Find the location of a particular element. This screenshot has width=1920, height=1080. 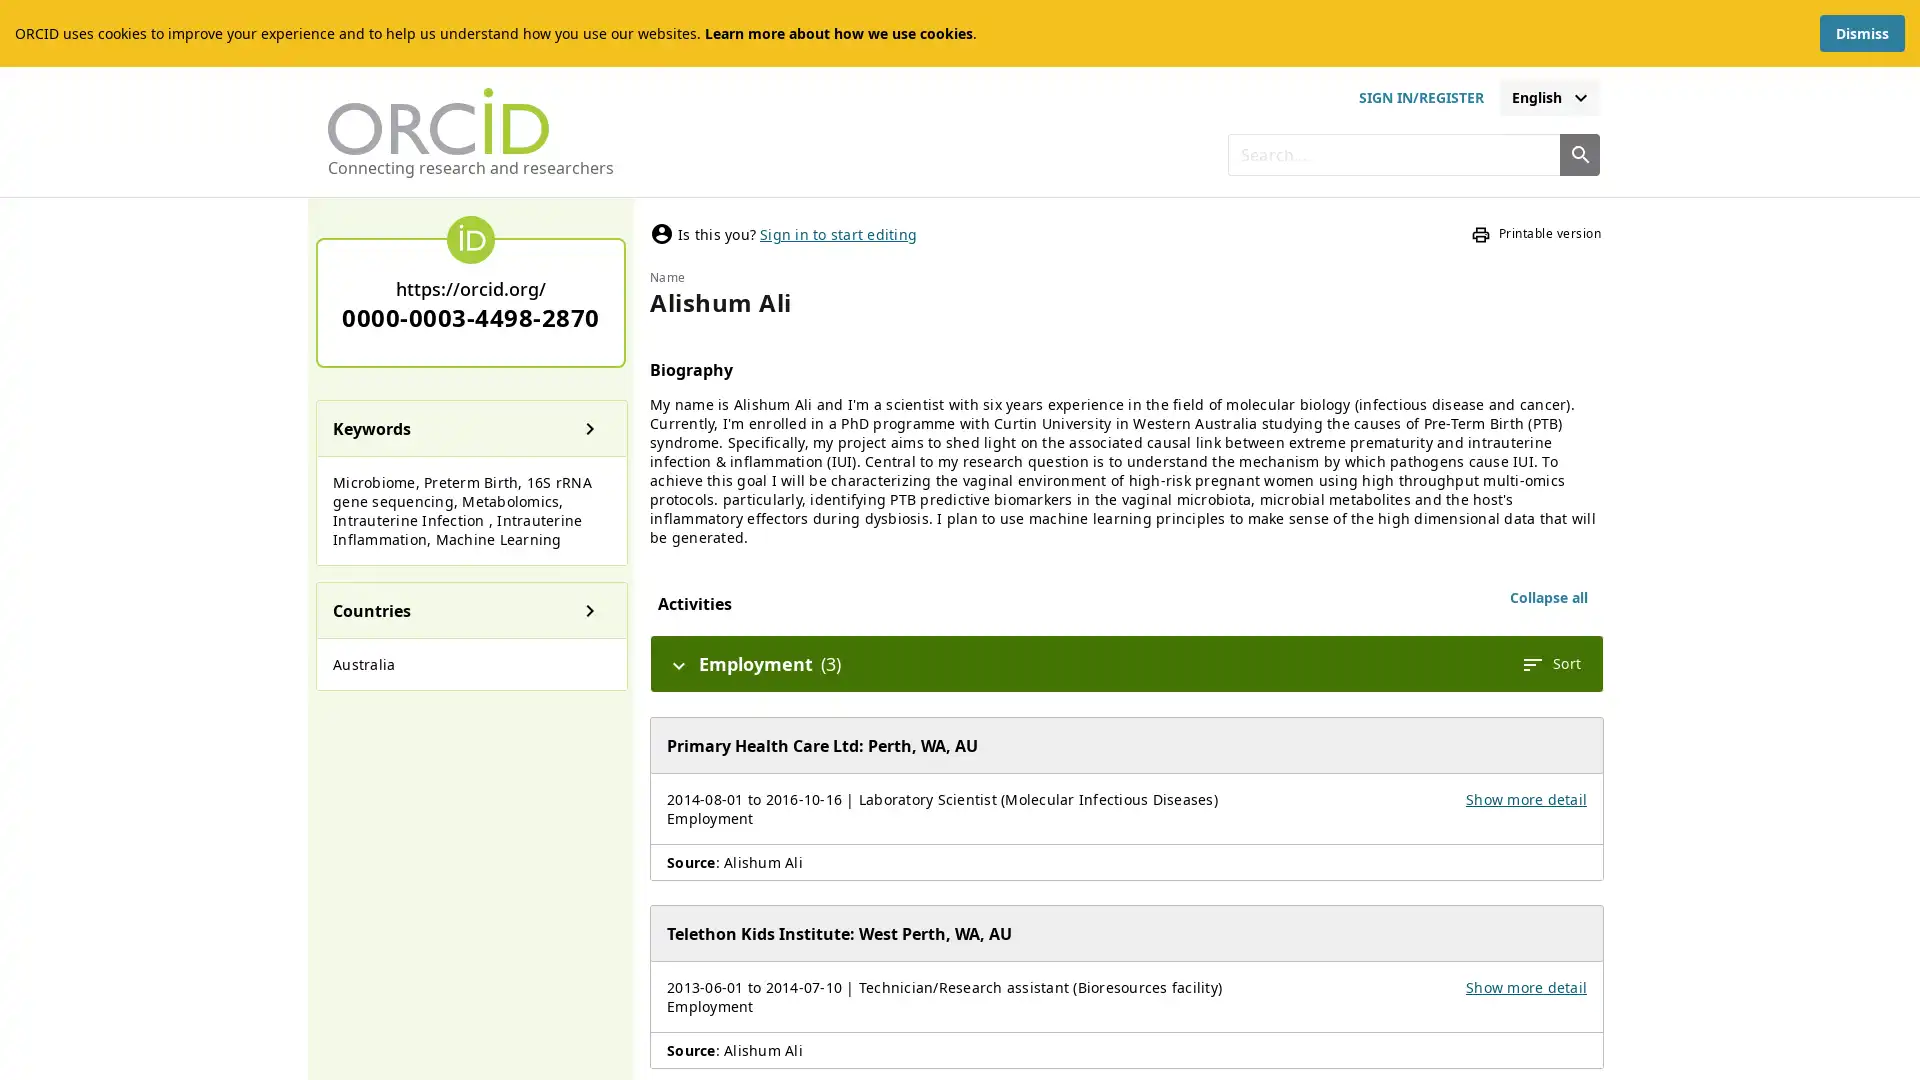

Show more detail is located at coordinates (1525, 798).